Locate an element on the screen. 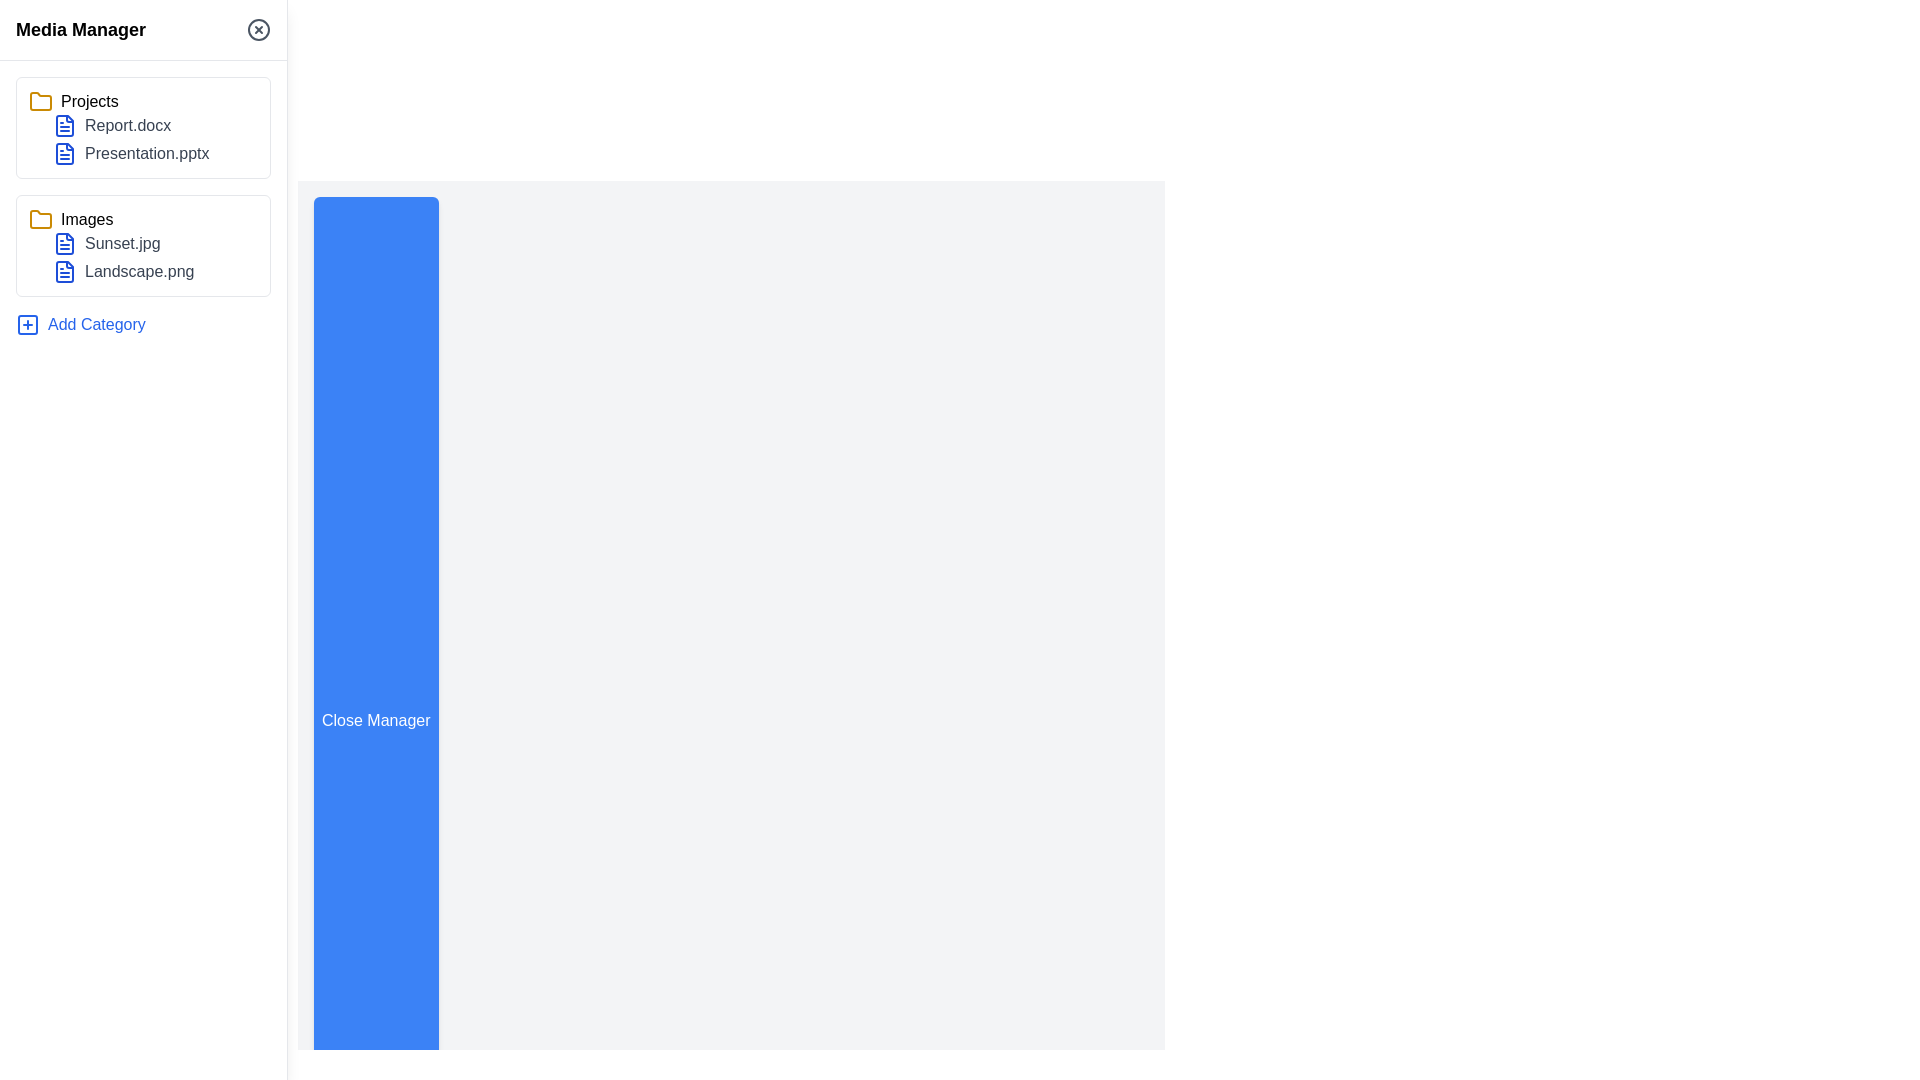  the blue file-like icon with a document outline and folded corner located is located at coordinates (65, 126).